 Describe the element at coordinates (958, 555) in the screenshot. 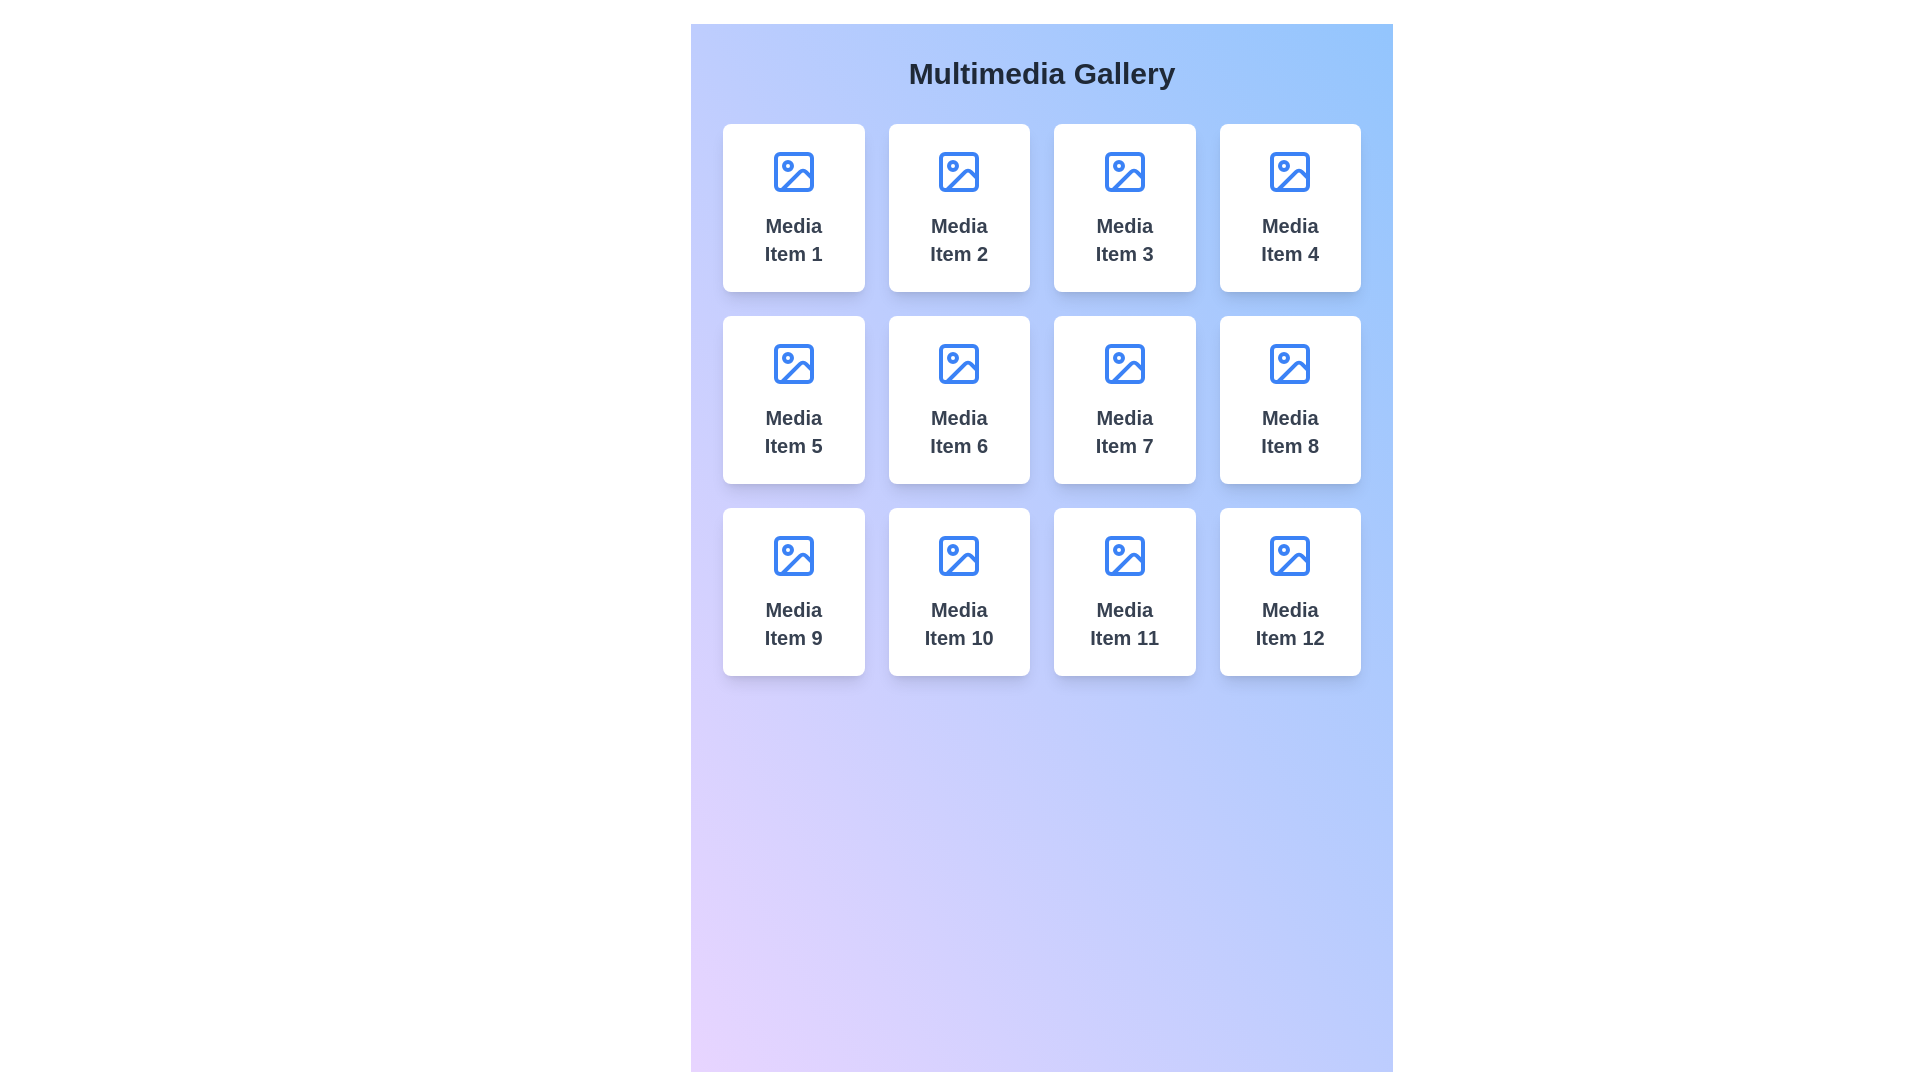

I see `the small blue rectangle with rounded corners representing 'Media Item 10' to focus on the media item` at that location.